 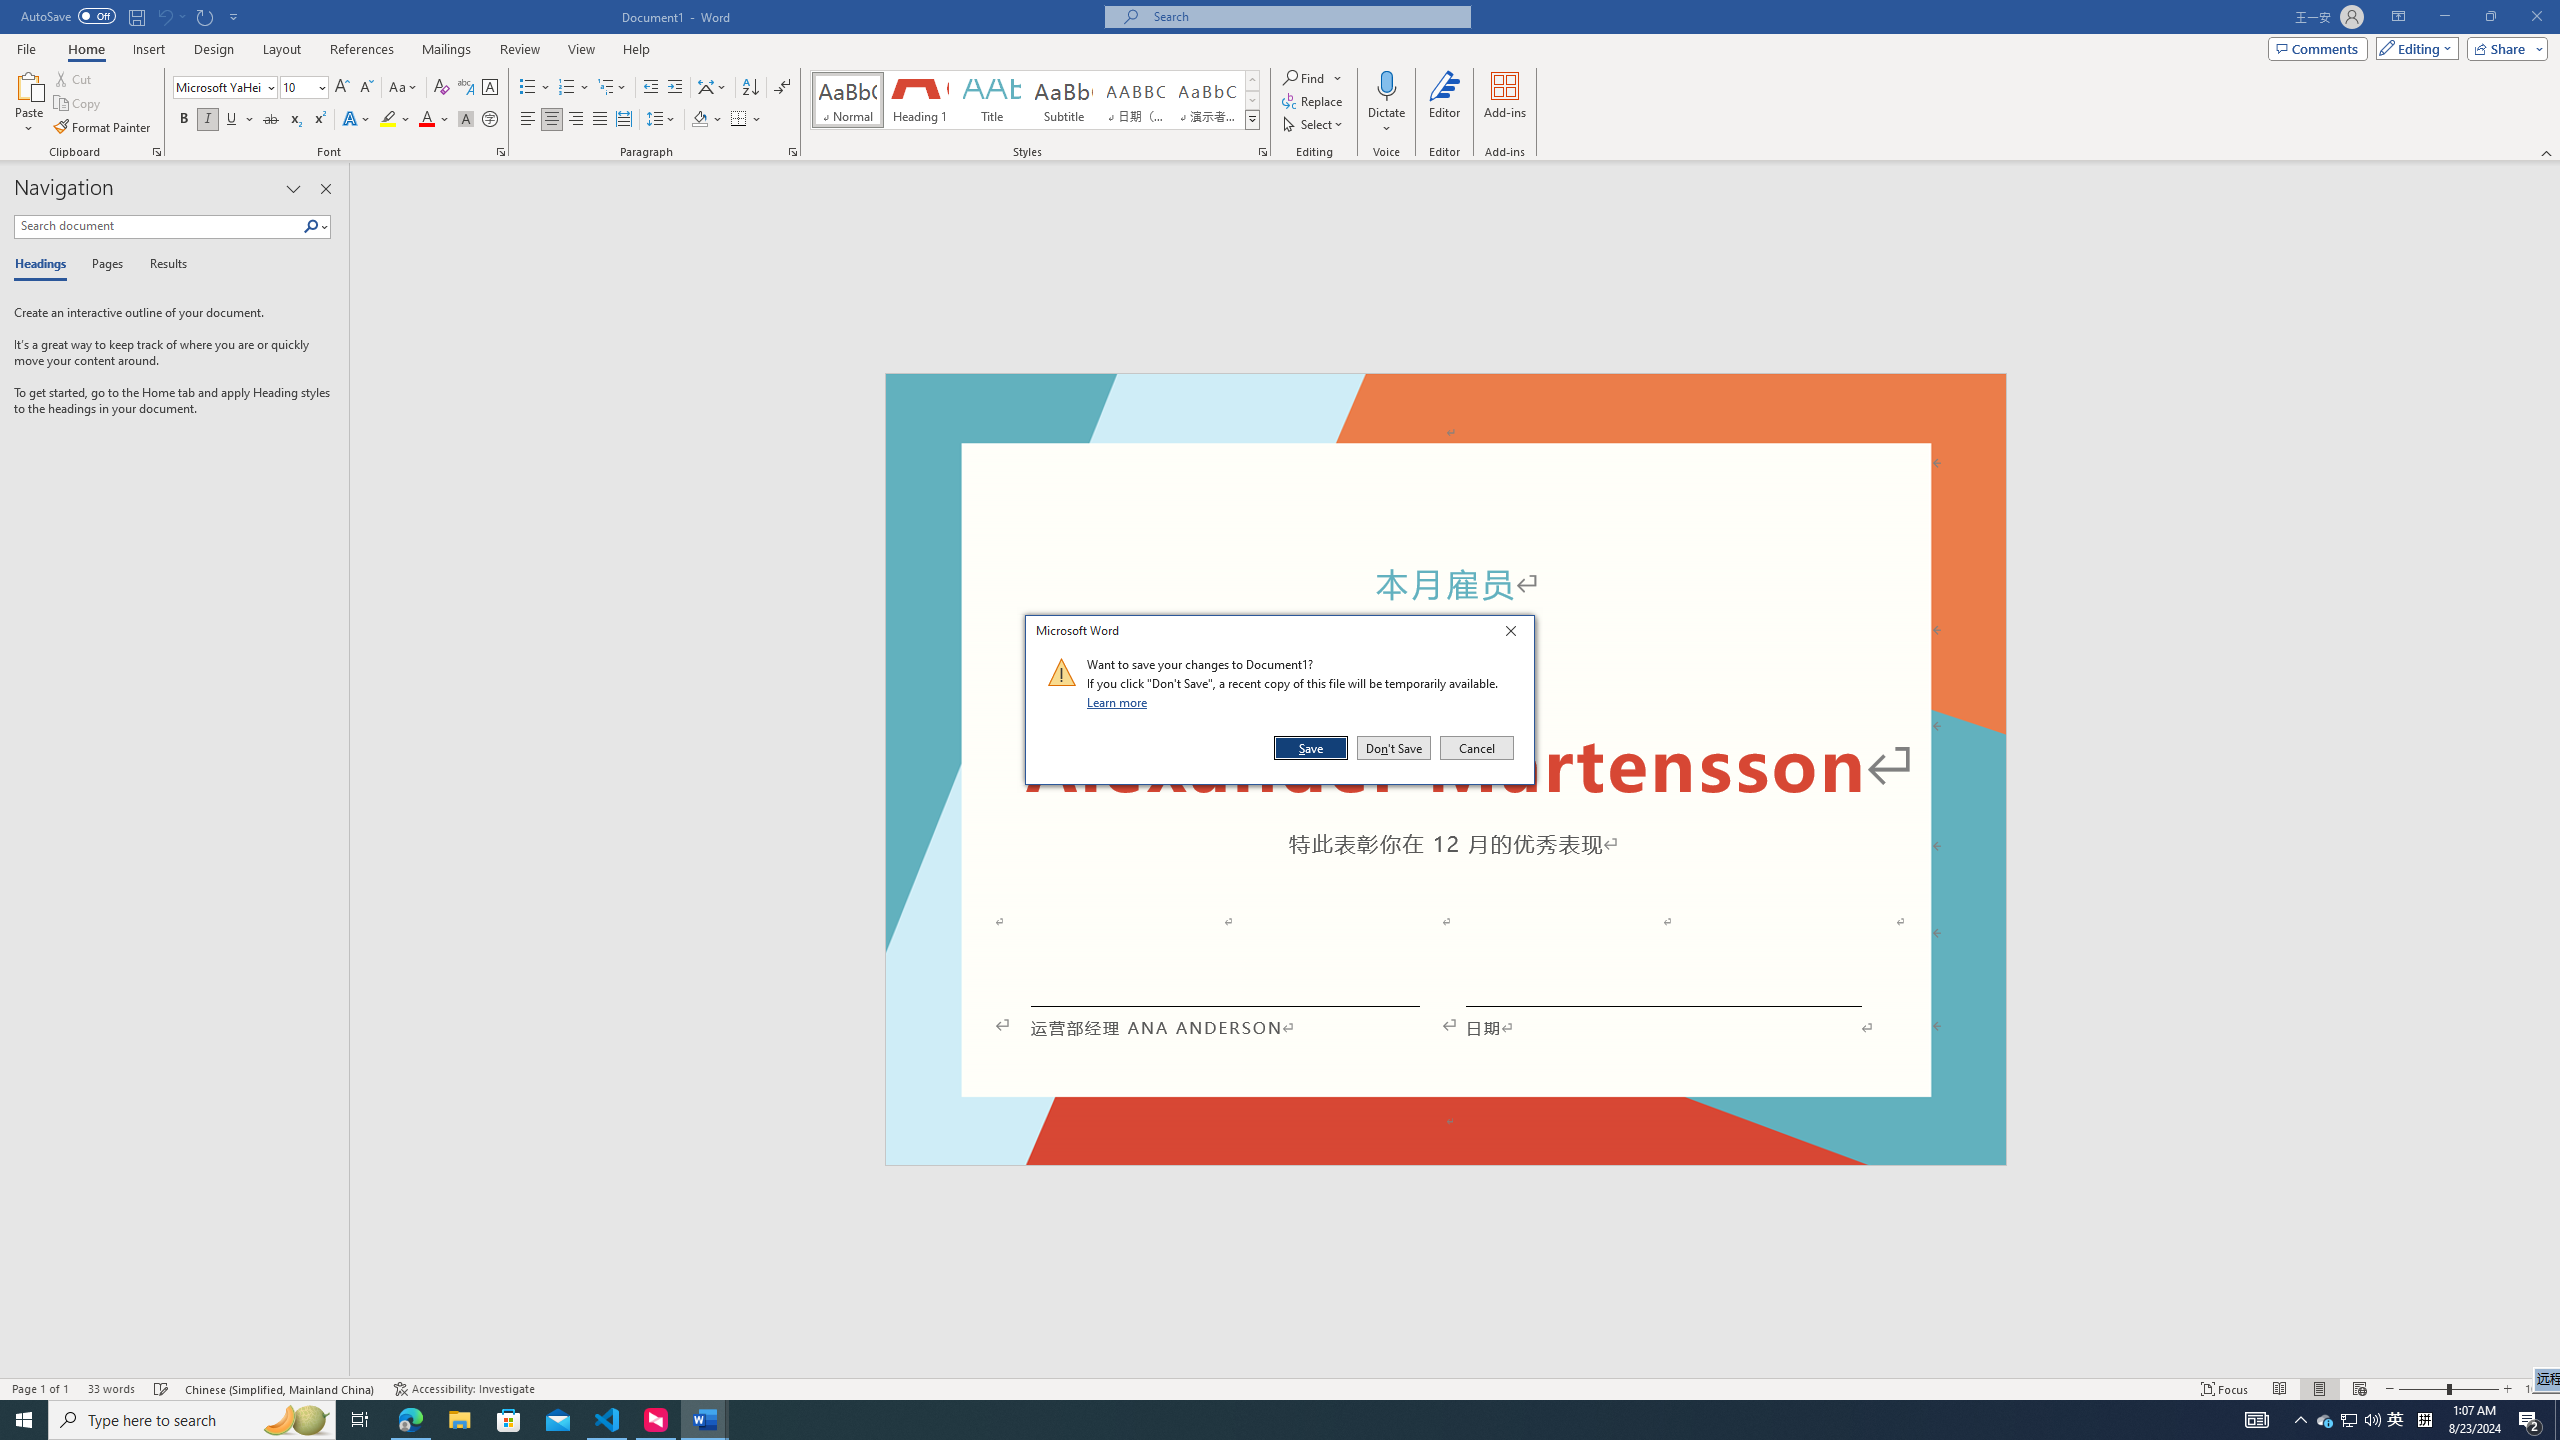 What do you see at coordinates (1446, 395) in the screenshot?
I see `'Header -Section 1-'` at bounding box center [1446, 395].